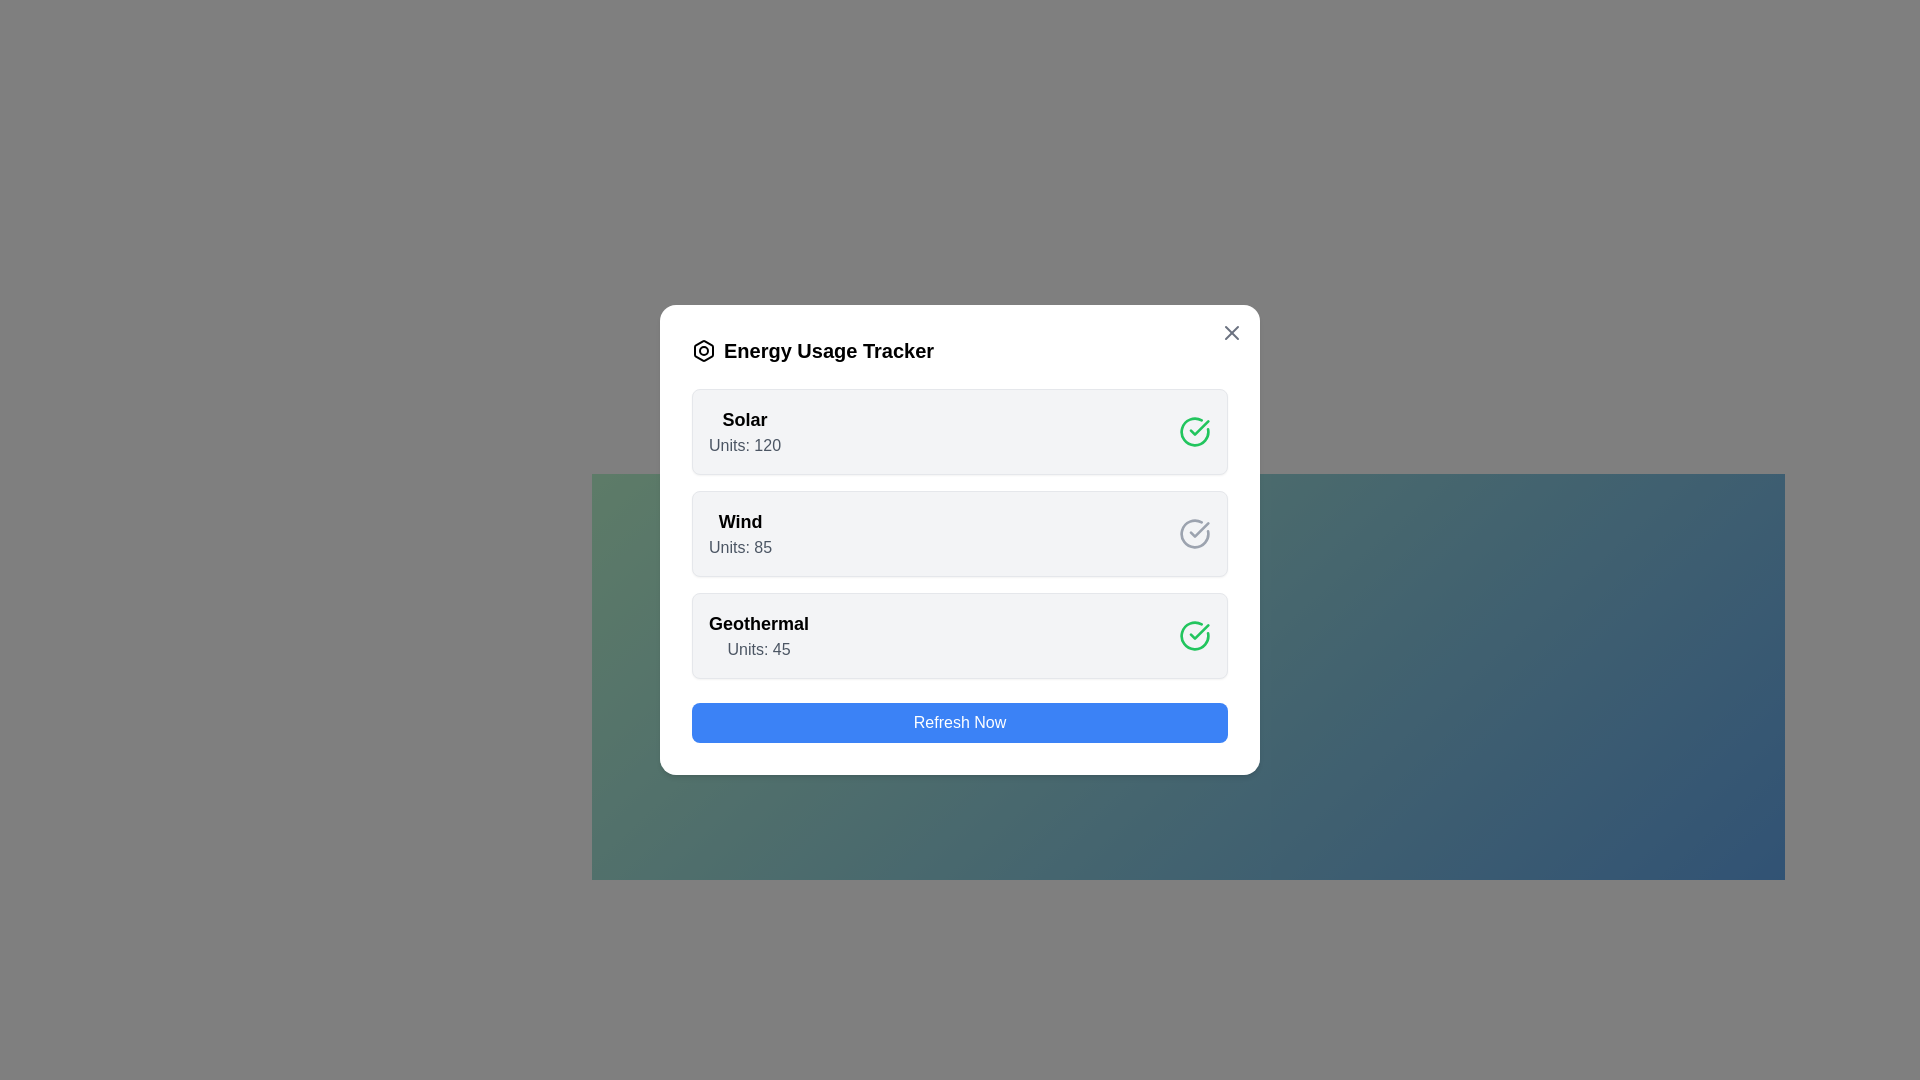 The image size is (1920, 1080). Describe the element at coordinates (1231, 331) in the screenshot. I see `the Close button located at the top-right of the 'Energy Usage Tracker' card` at that location.